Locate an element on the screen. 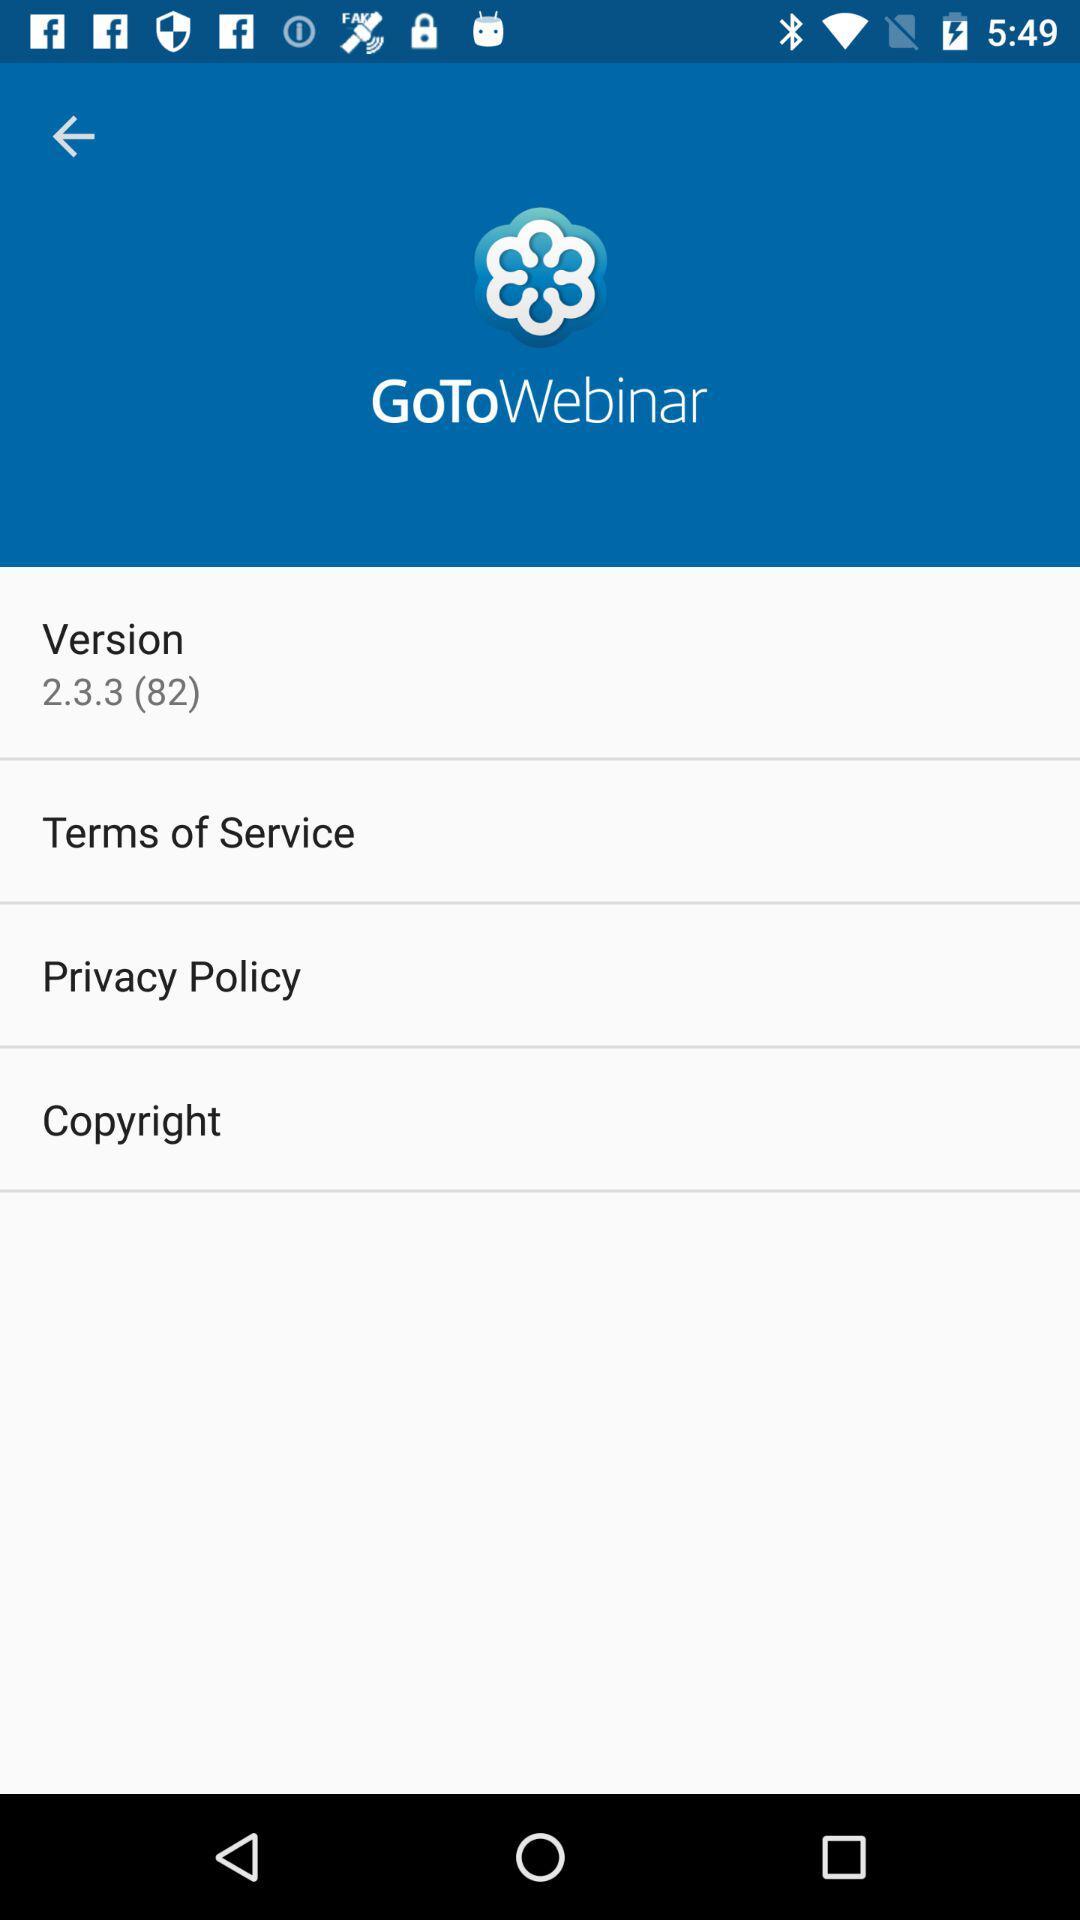  the item below version is located at coordinates (121, 690).